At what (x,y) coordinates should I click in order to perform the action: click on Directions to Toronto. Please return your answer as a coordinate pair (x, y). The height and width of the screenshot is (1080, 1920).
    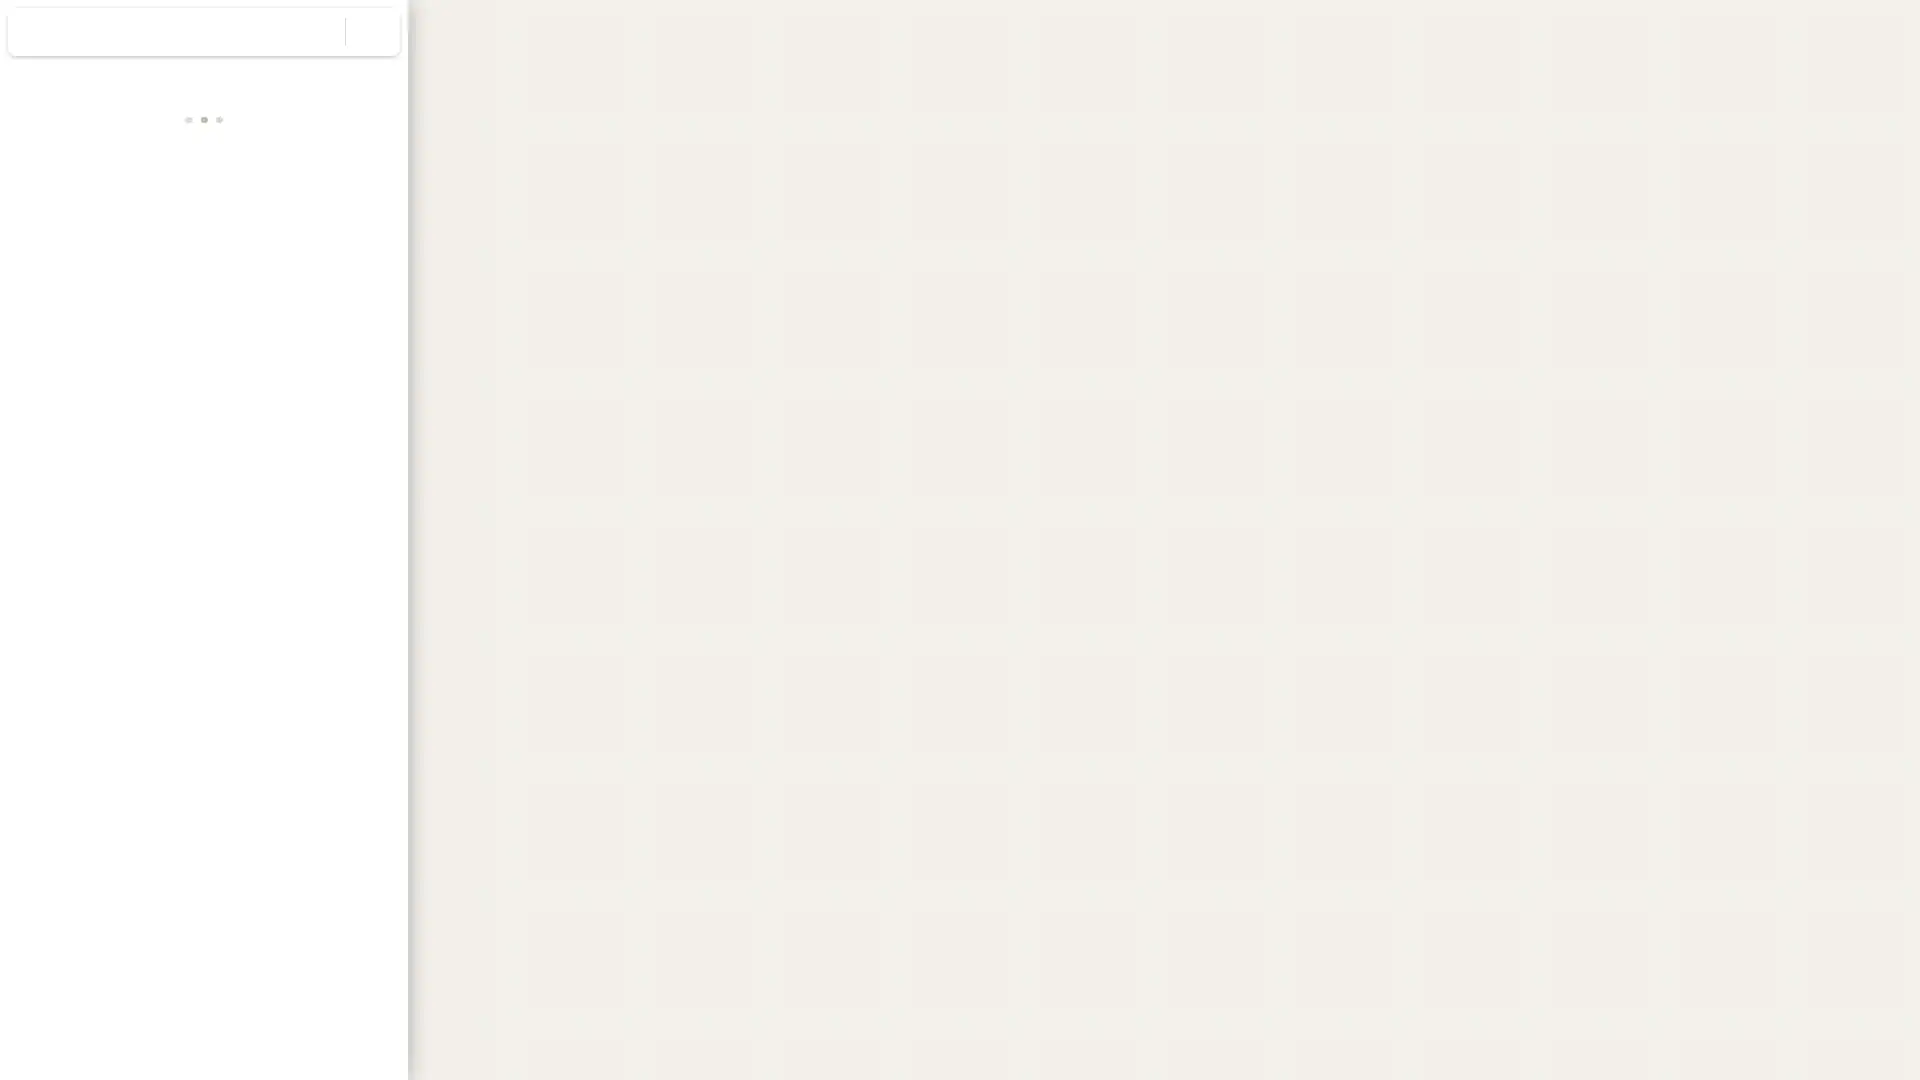
    Looking at the image, I should click on (57, 381).